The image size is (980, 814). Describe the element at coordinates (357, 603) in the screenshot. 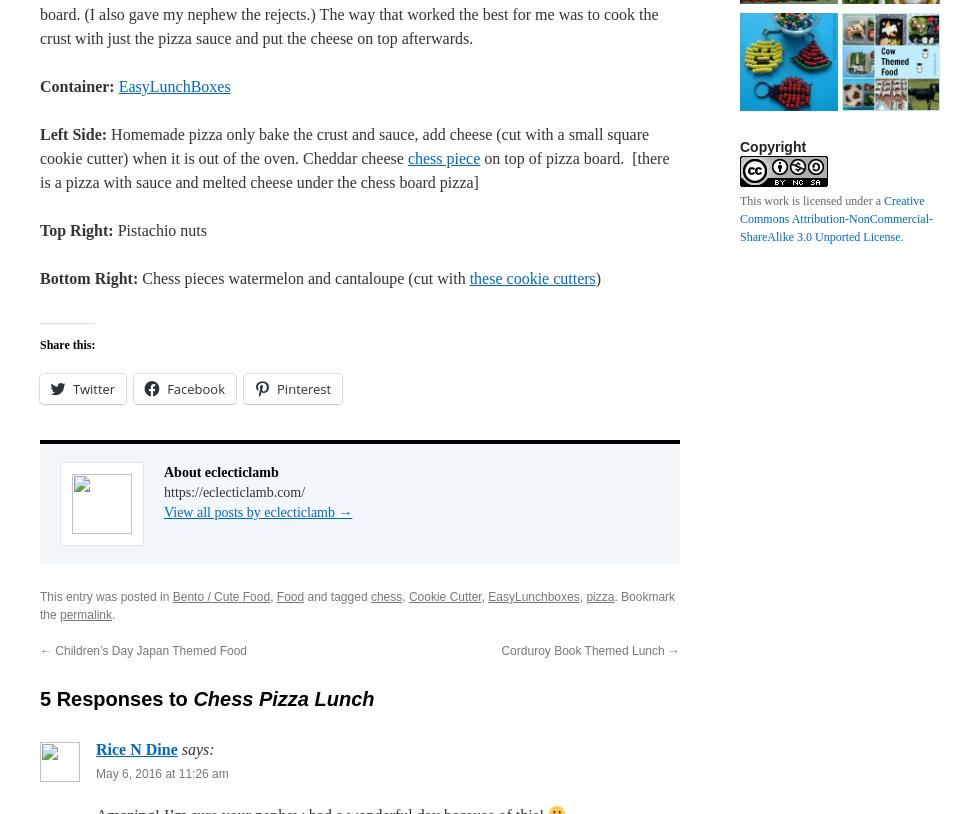

I see `'. Bookmark the'` at that location.